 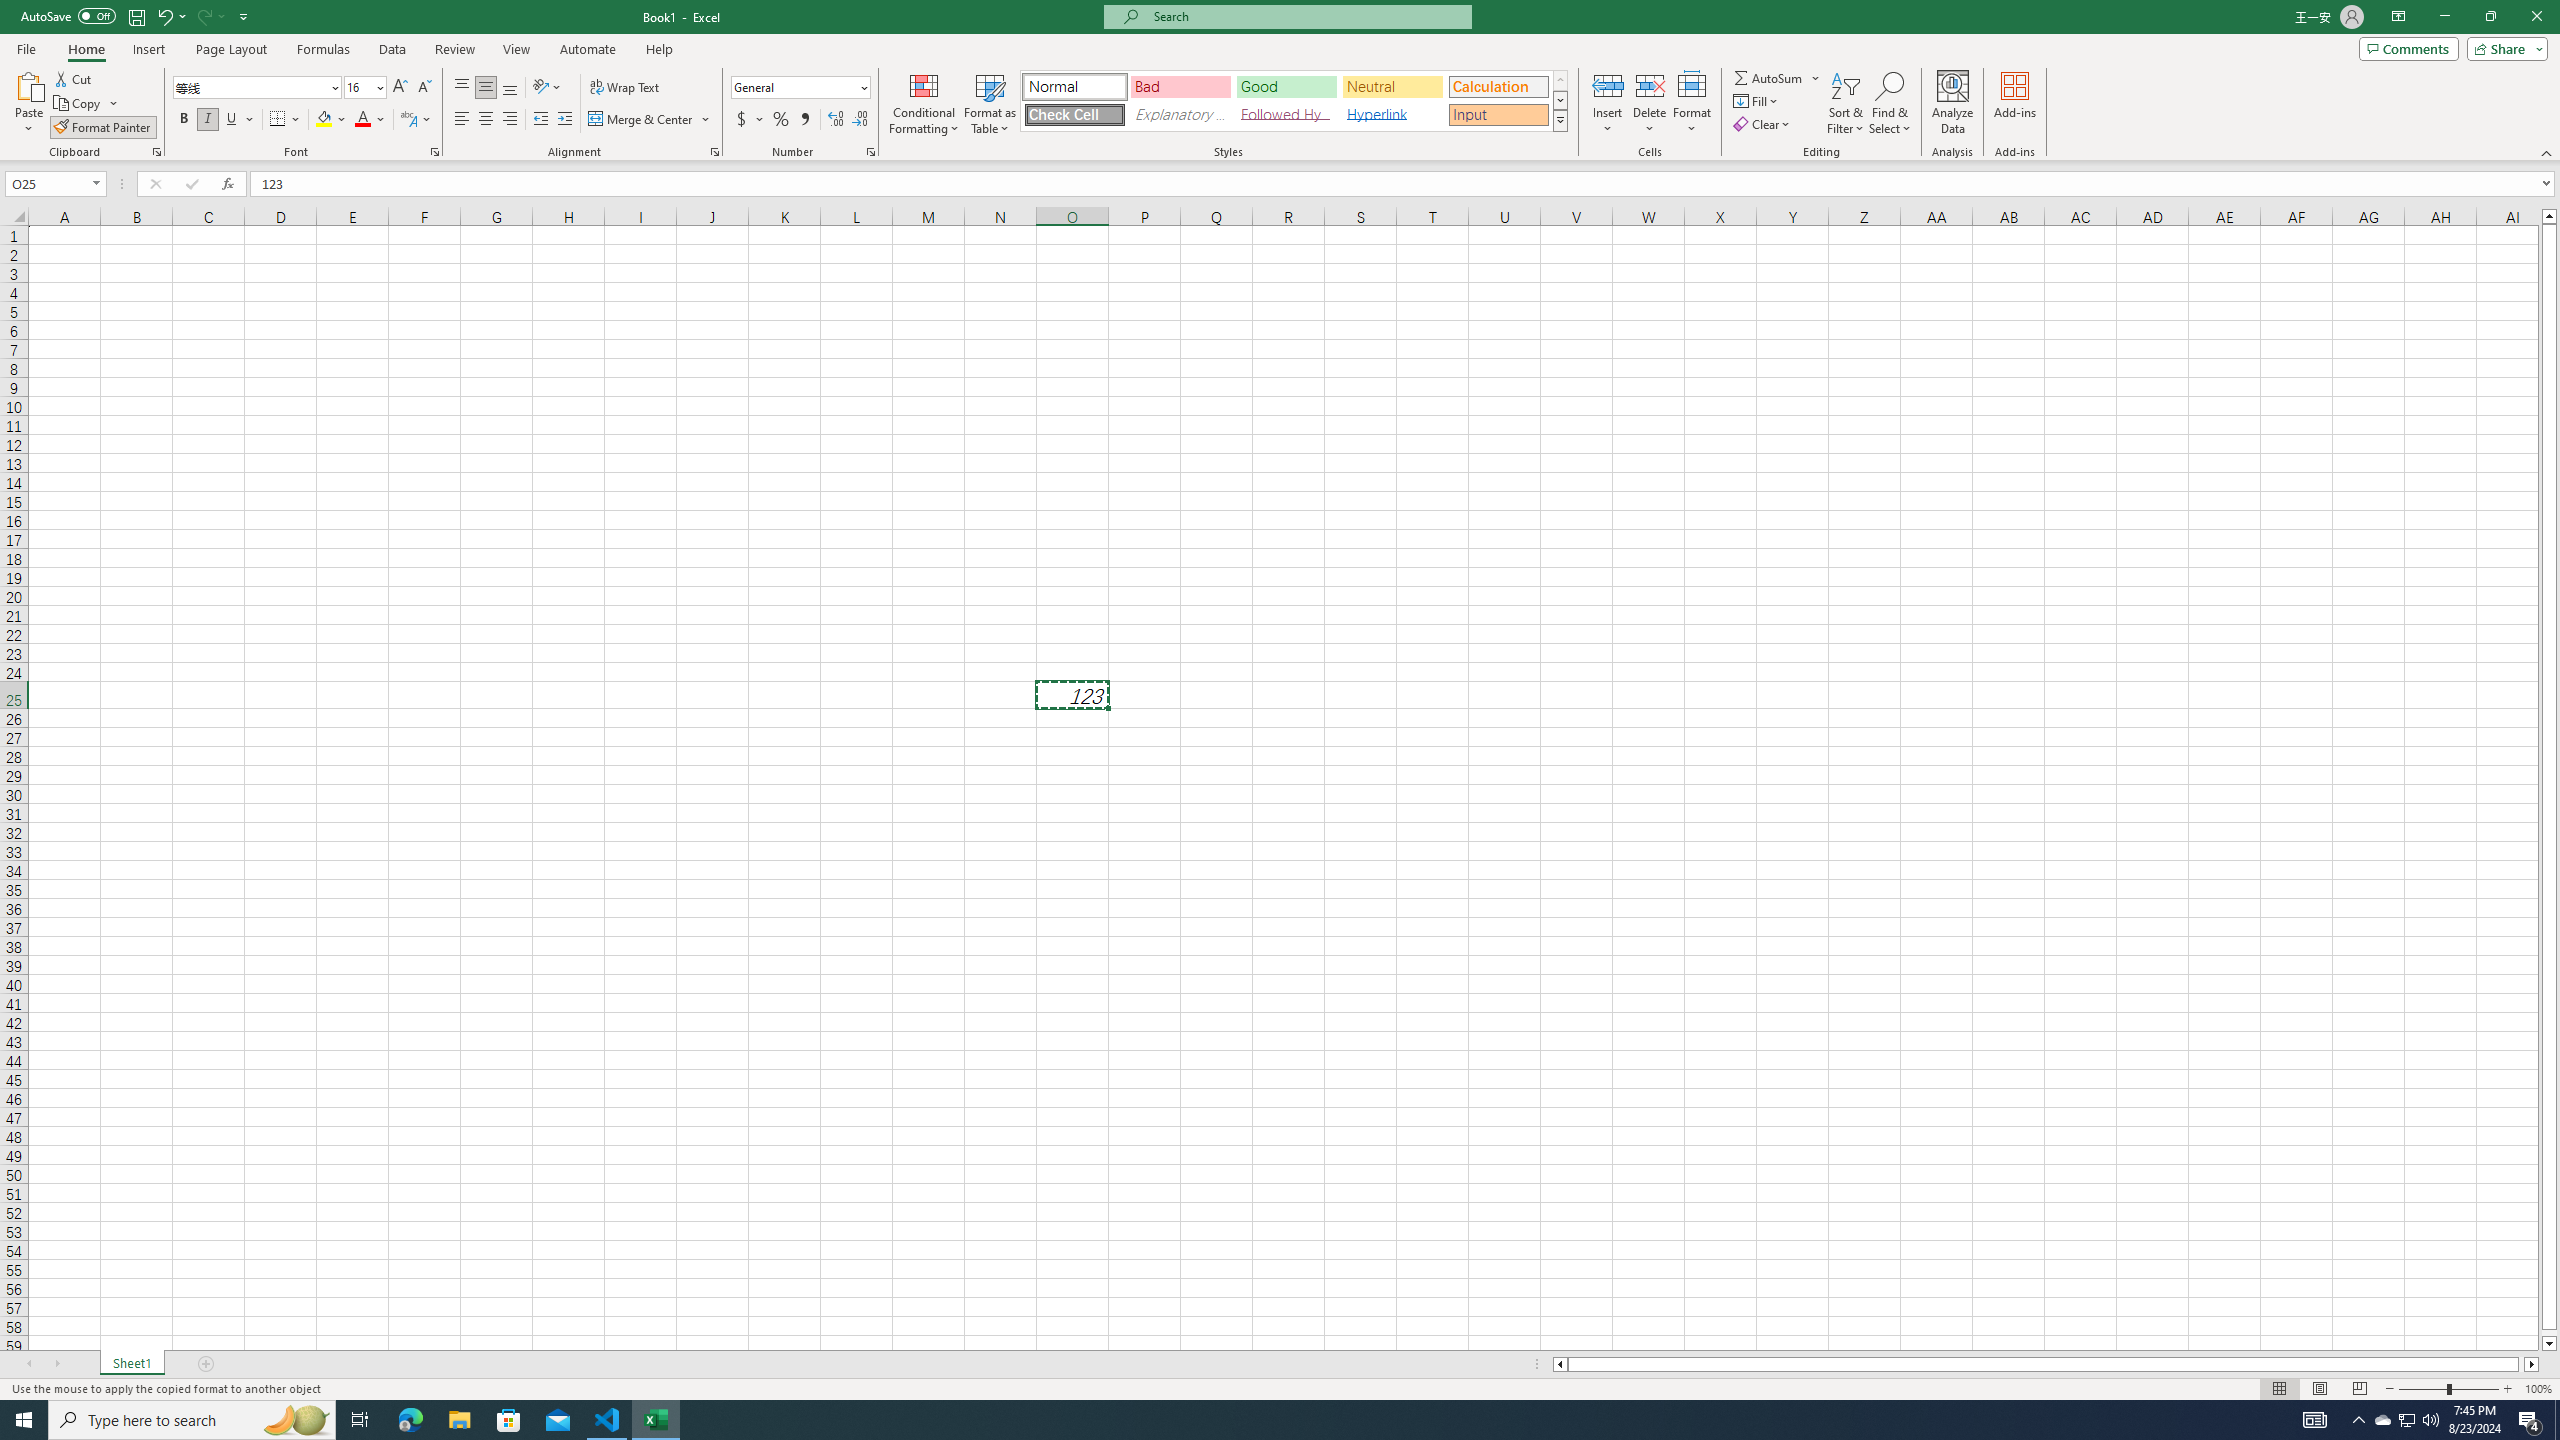 What do you see at coordinates (641, 118) in the screenshot?
I see `'Merge & Center'` at bounding box center [641, 118].